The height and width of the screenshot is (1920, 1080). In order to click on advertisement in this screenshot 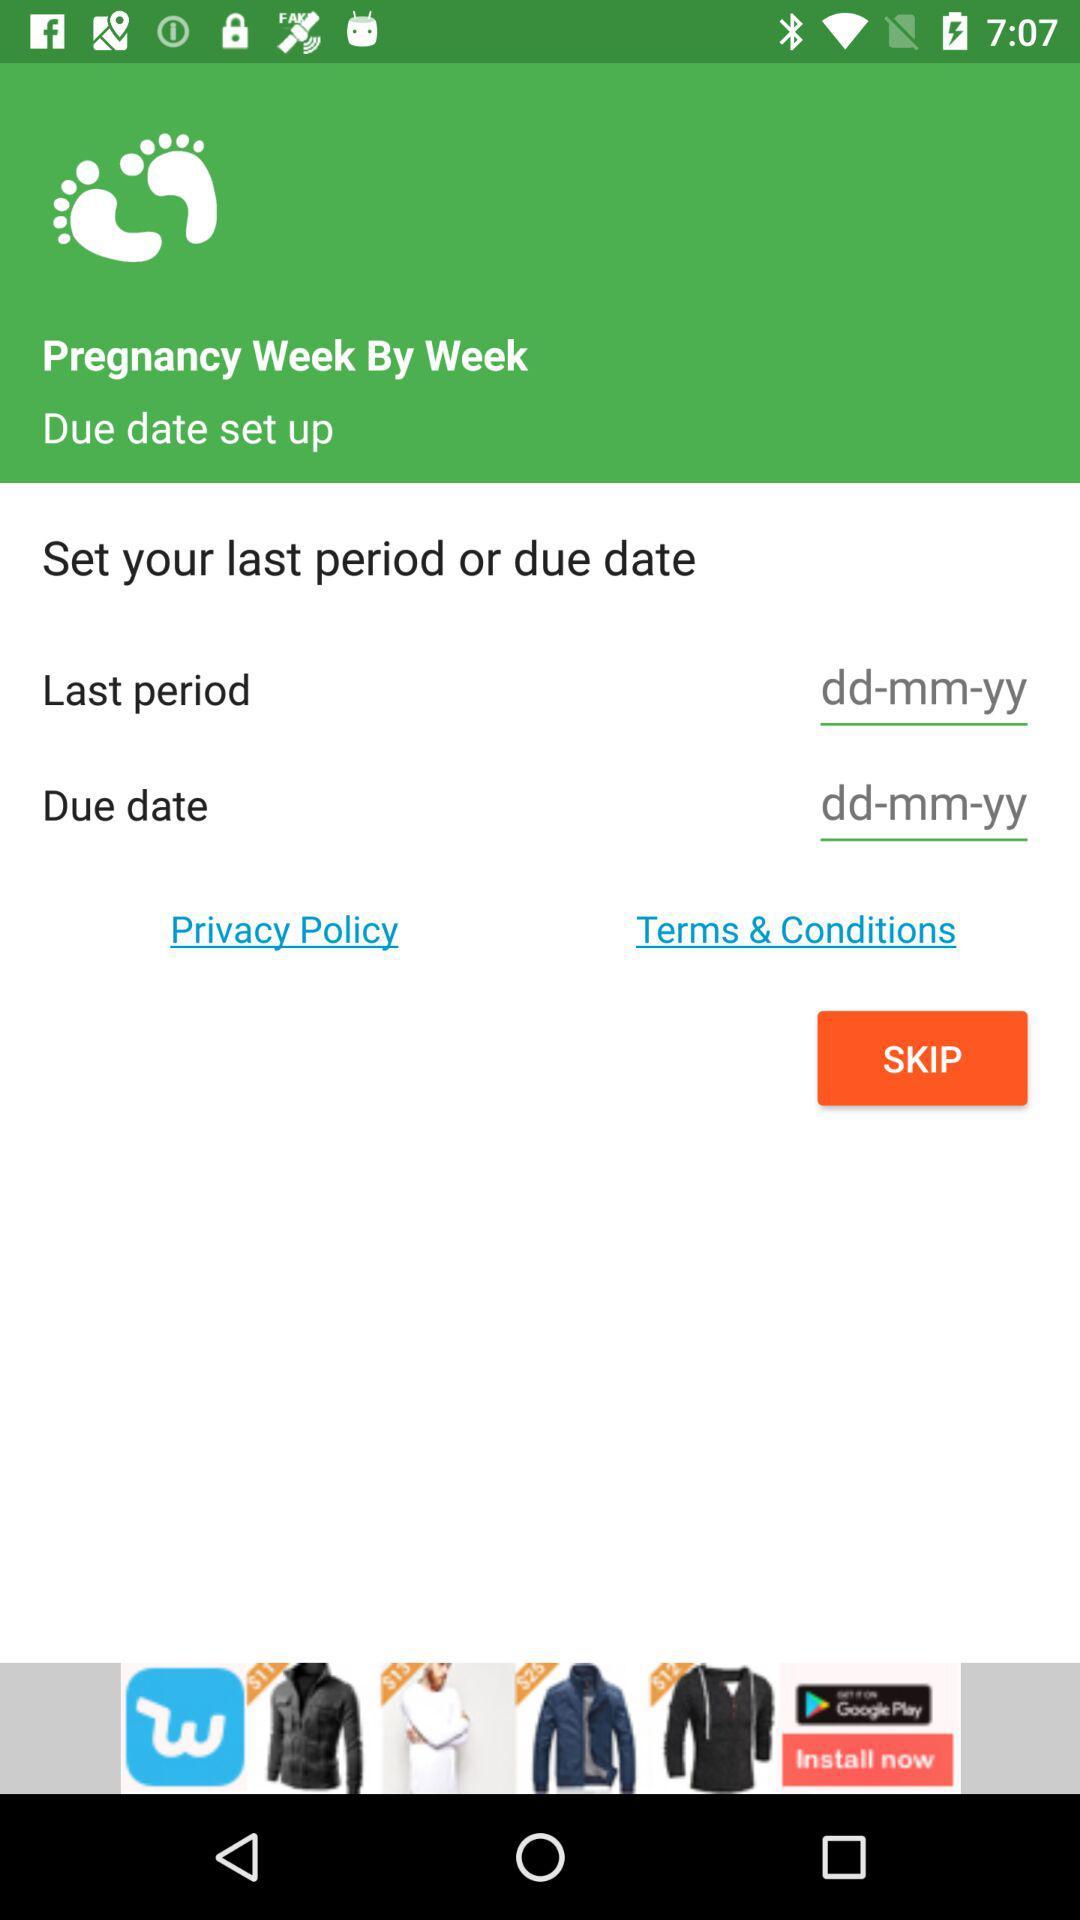, I will do `click(540, 1727)`.